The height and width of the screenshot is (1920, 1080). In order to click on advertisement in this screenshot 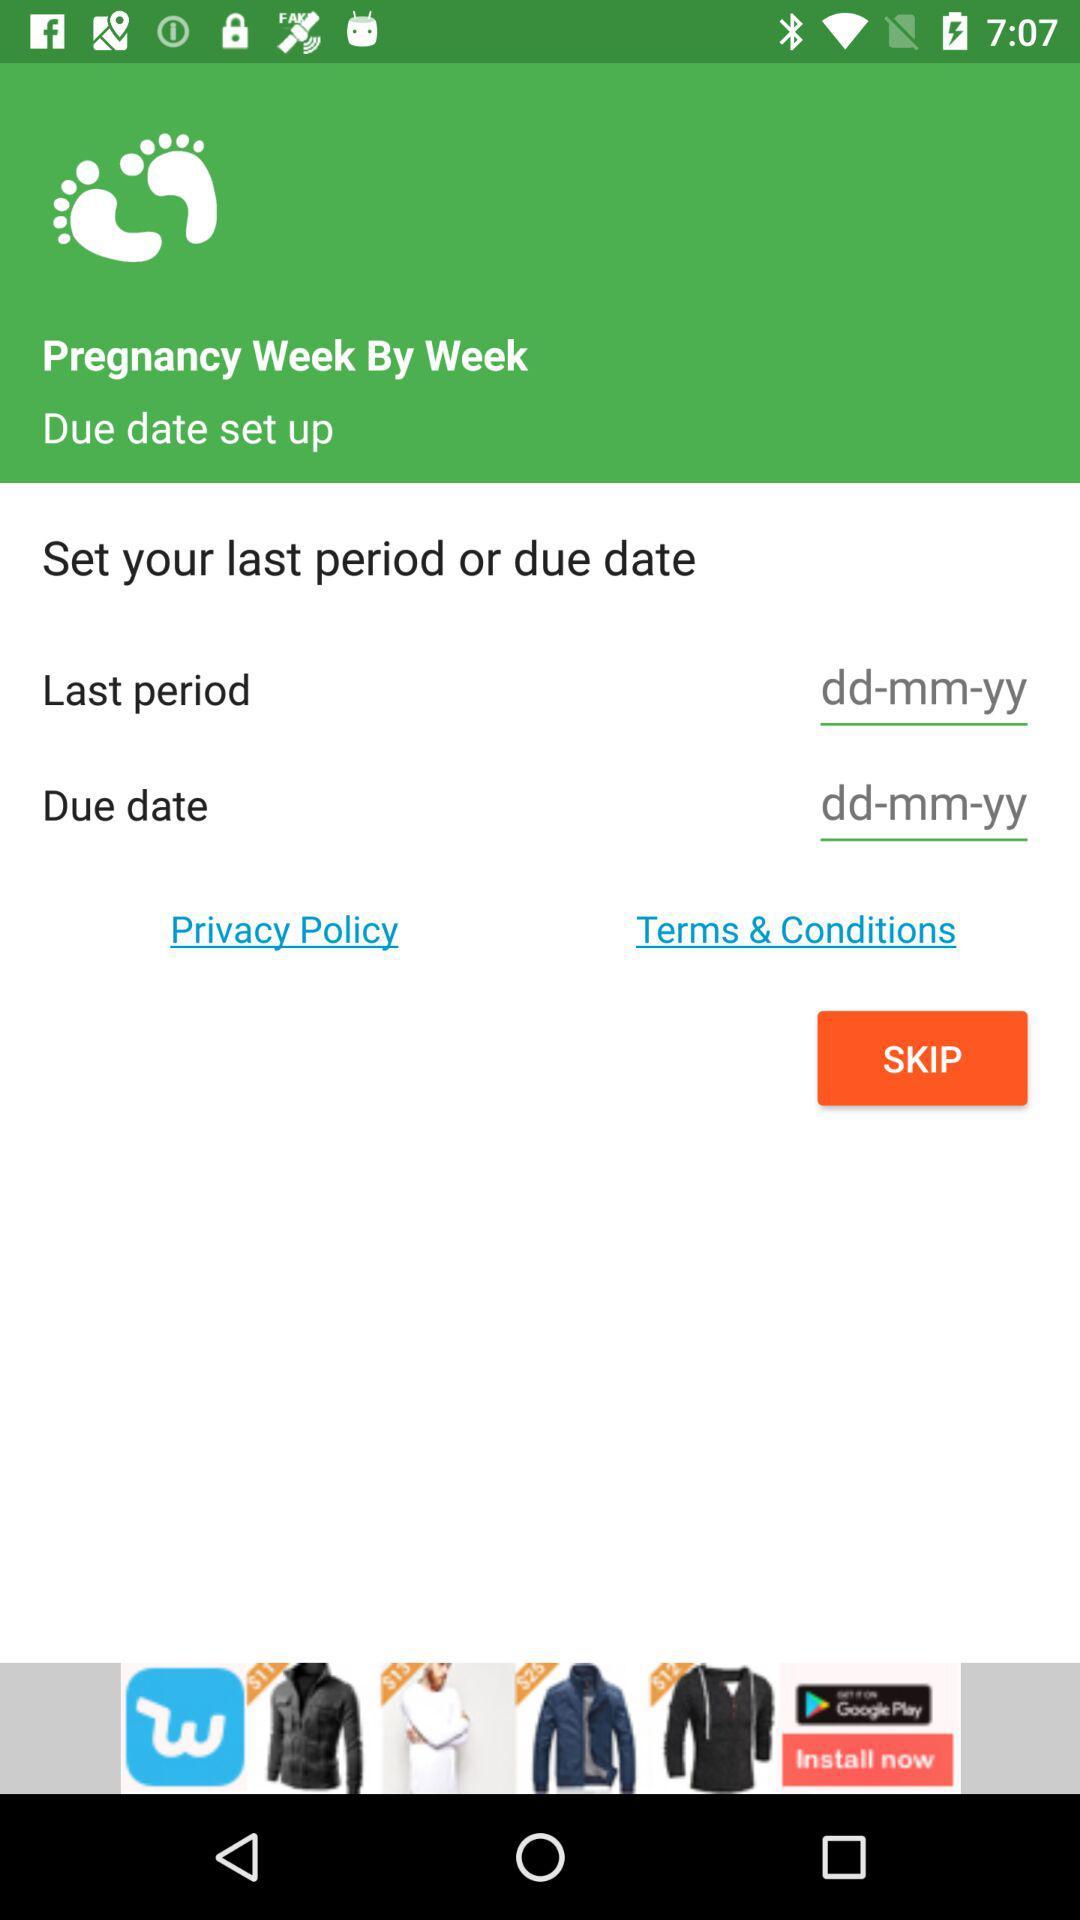, I will do `click(540, 1727)`.